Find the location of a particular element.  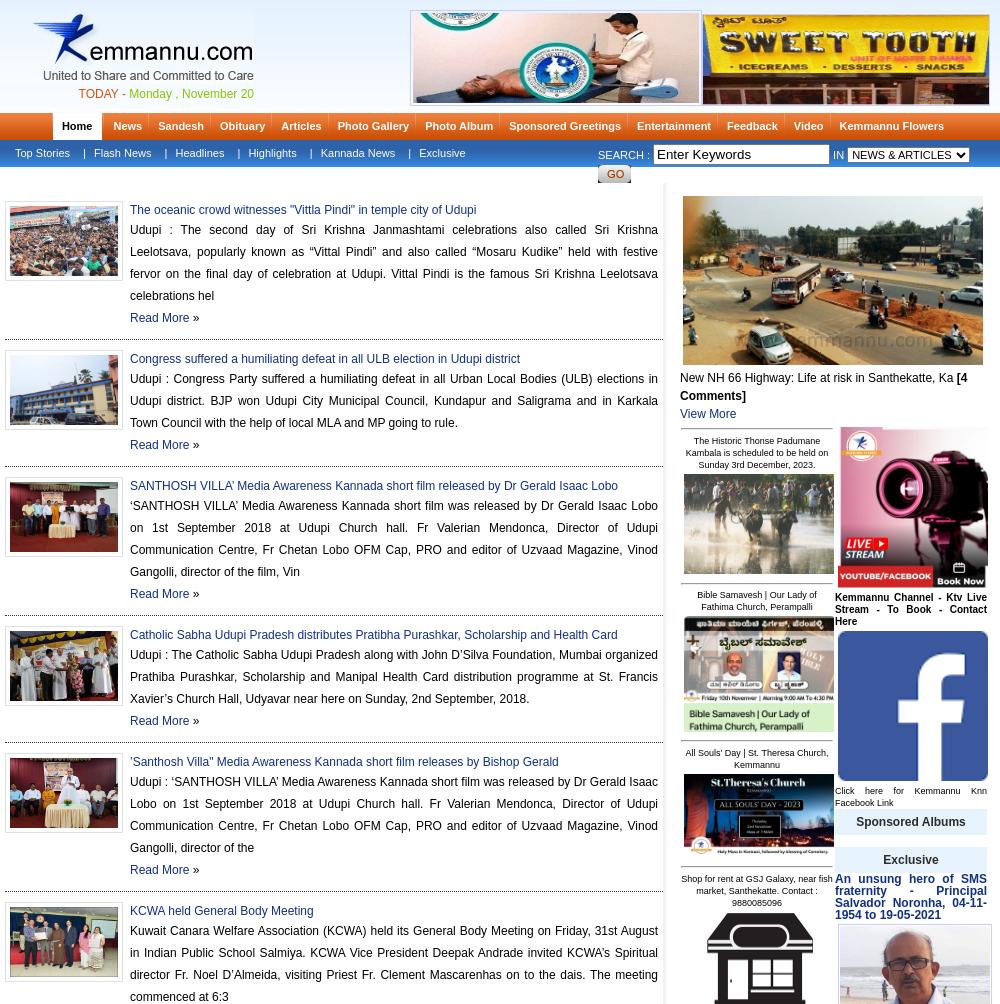

'‘SANTHOSH VILLA’  Media Awareness  Kannada short film was  released by Dr Gerald Isaac Lobo on 1st September 2018  at Udupi Church hall. Fr Valerian Mendonca, Director of Udupi Communication Centre, Fr Chetan Lobo OFM Cap, PRO and editor of Uzvaad Magazine, Vinod Gangolli, director of the film, Vin' is located at coordinates (394, 539).